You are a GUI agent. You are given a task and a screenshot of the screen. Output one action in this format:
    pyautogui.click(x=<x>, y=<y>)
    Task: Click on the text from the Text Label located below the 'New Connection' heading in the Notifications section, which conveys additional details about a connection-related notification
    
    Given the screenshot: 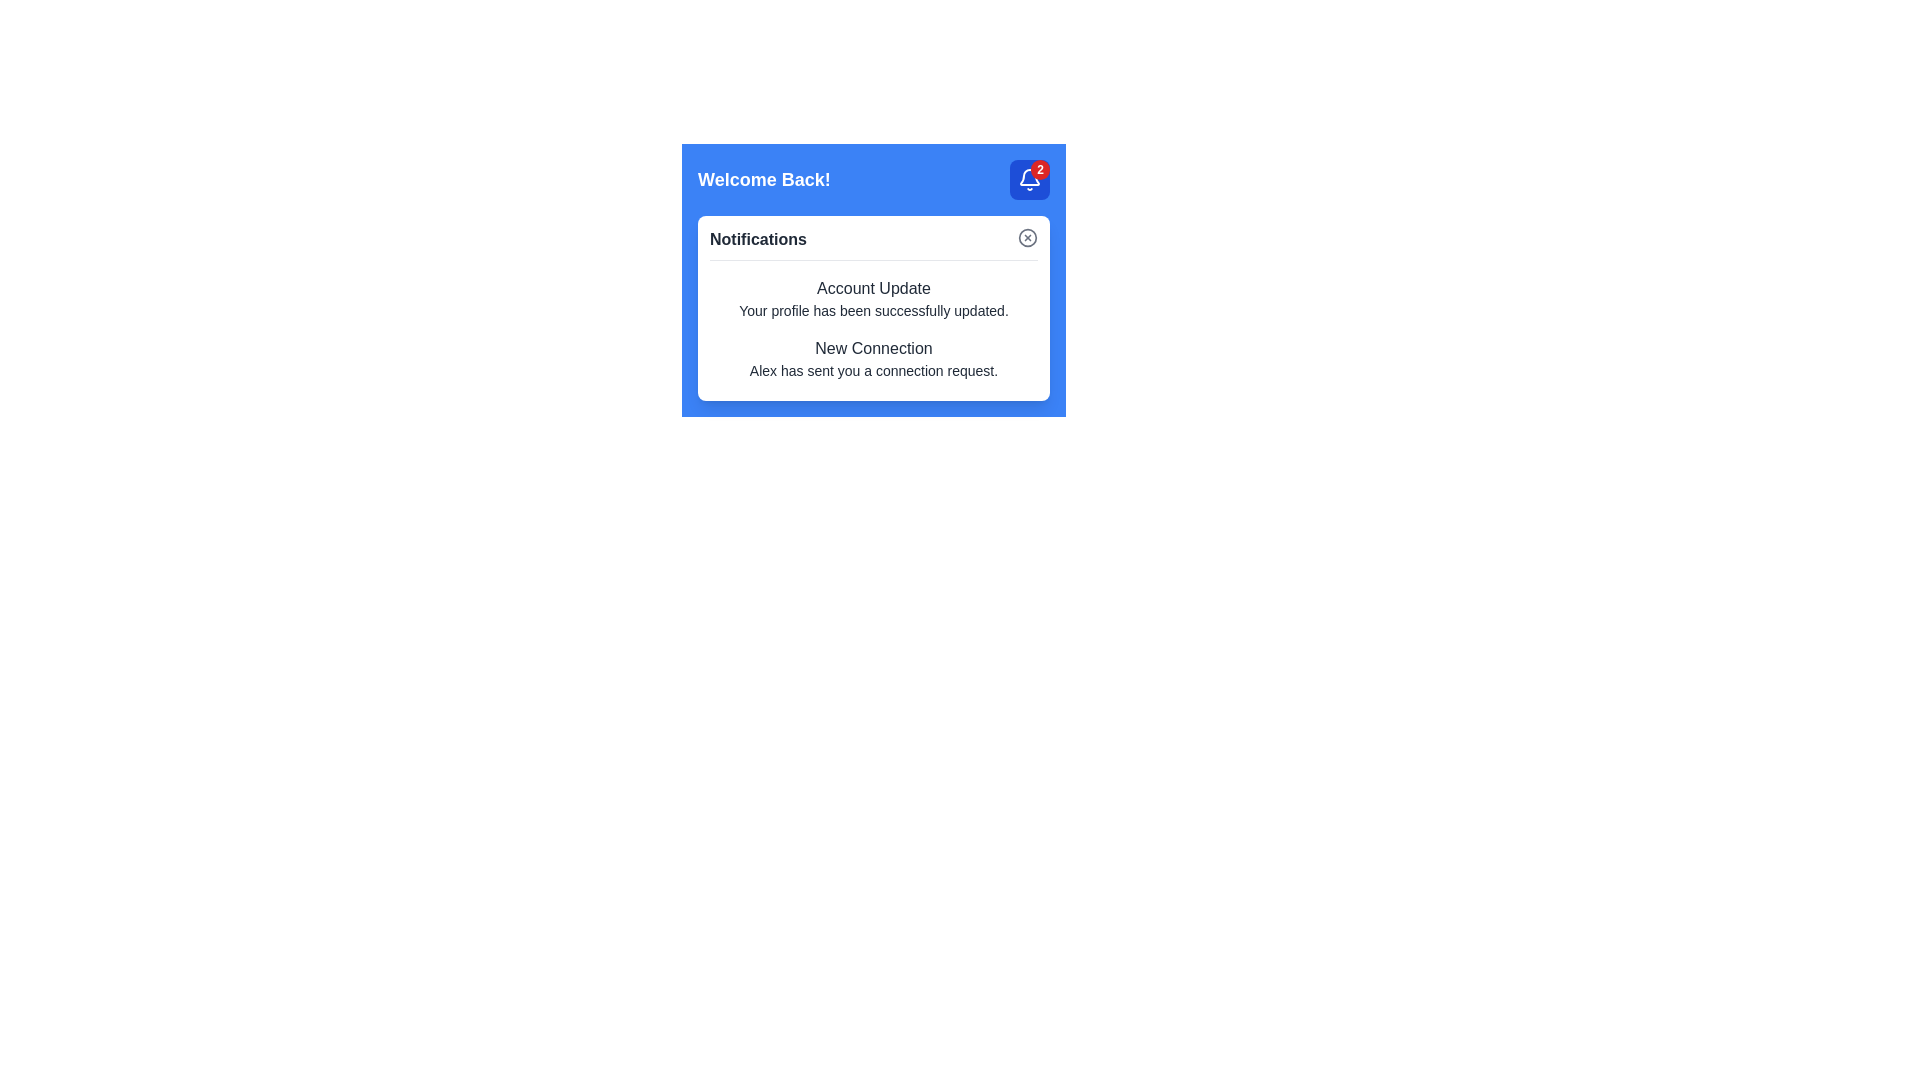 What is the action you would take?
    pyautogui.click(x=873, y=370)
    